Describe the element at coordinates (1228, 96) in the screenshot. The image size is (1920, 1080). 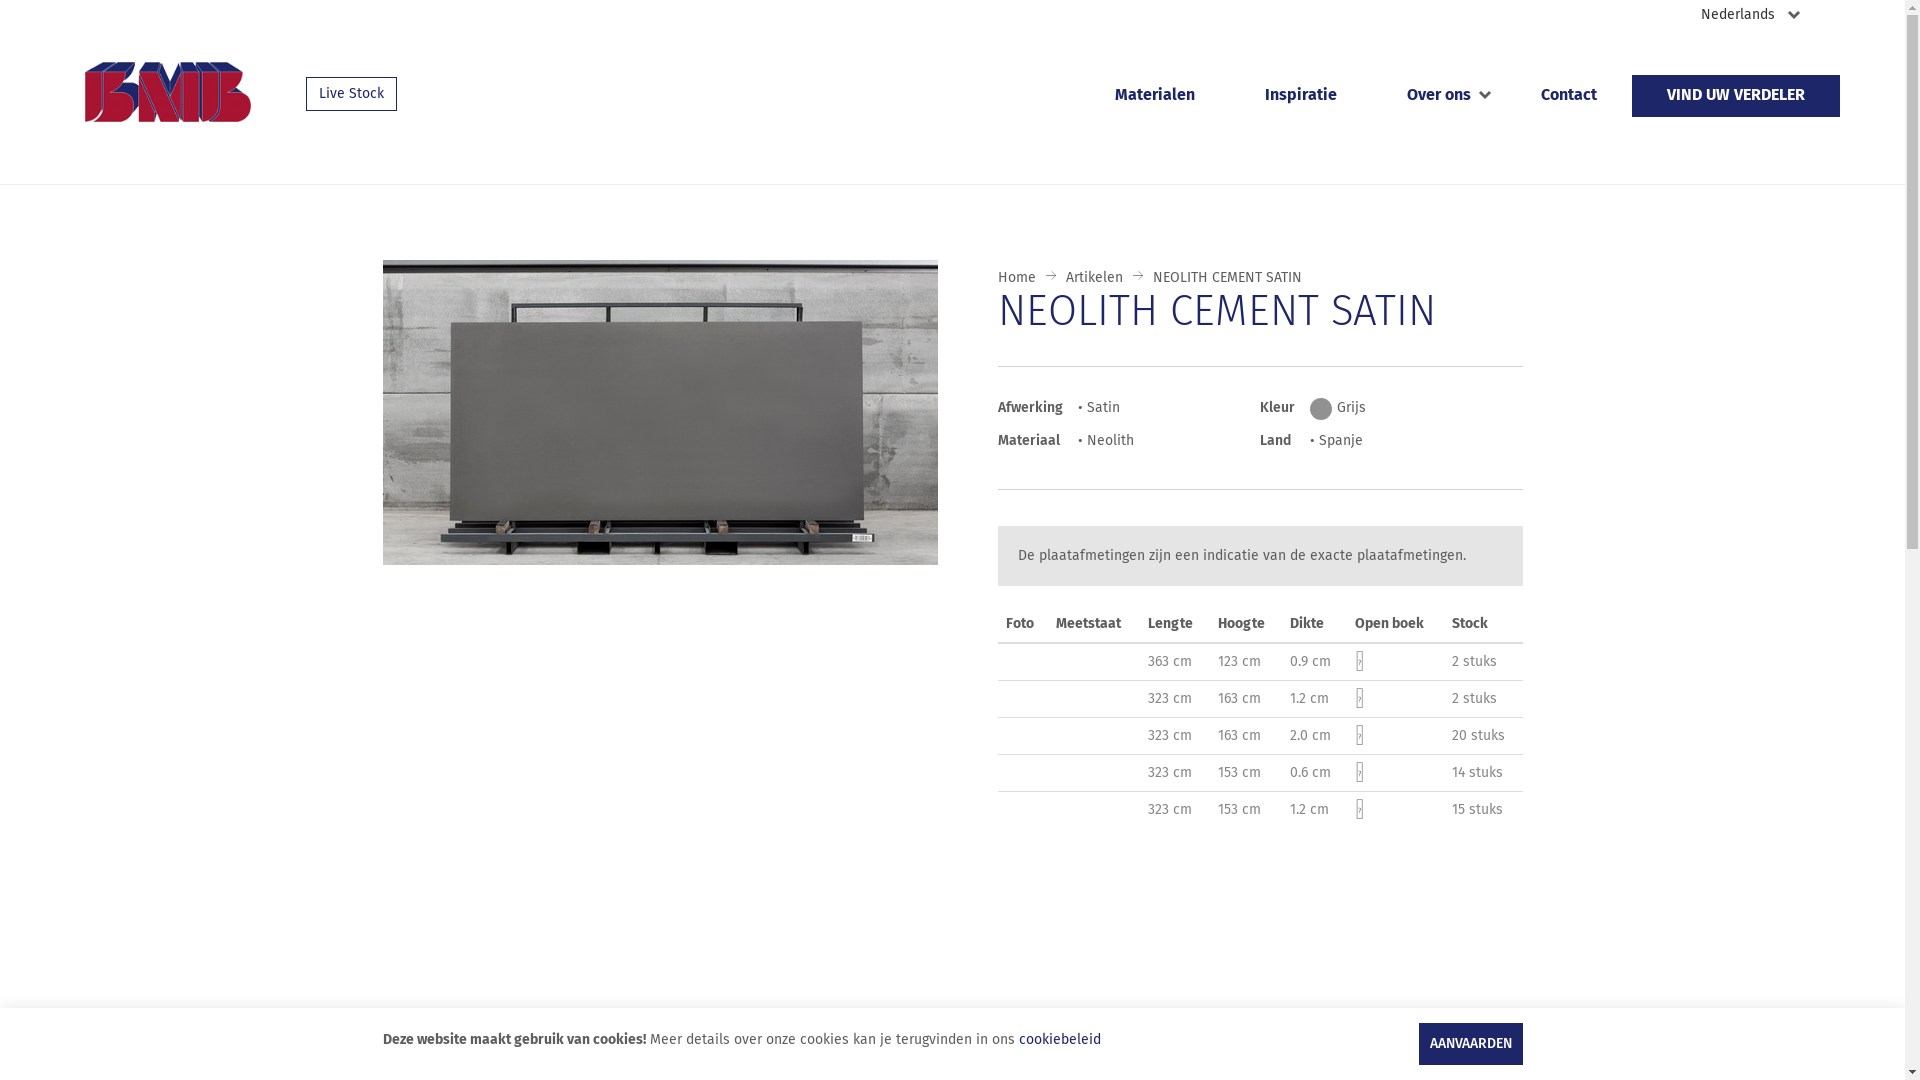
I see `'Inspiratie'` at that location.